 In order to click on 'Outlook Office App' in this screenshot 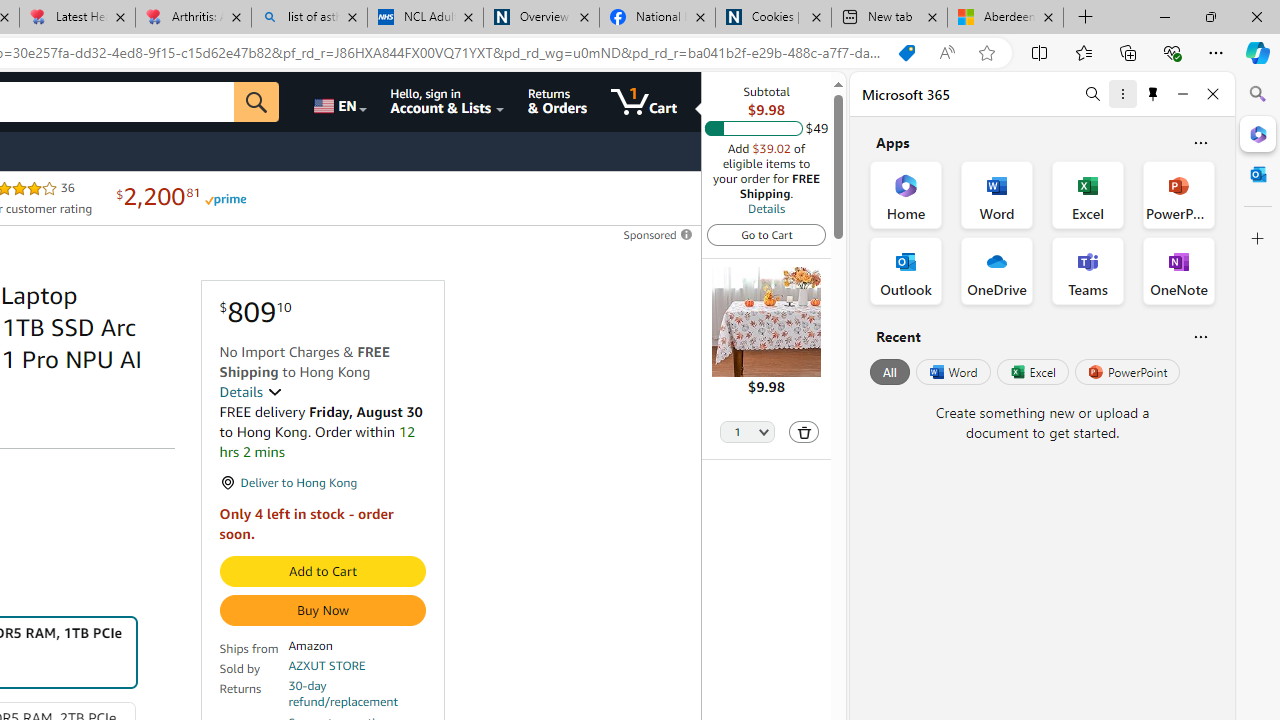, I will do `click(905, 271)`.